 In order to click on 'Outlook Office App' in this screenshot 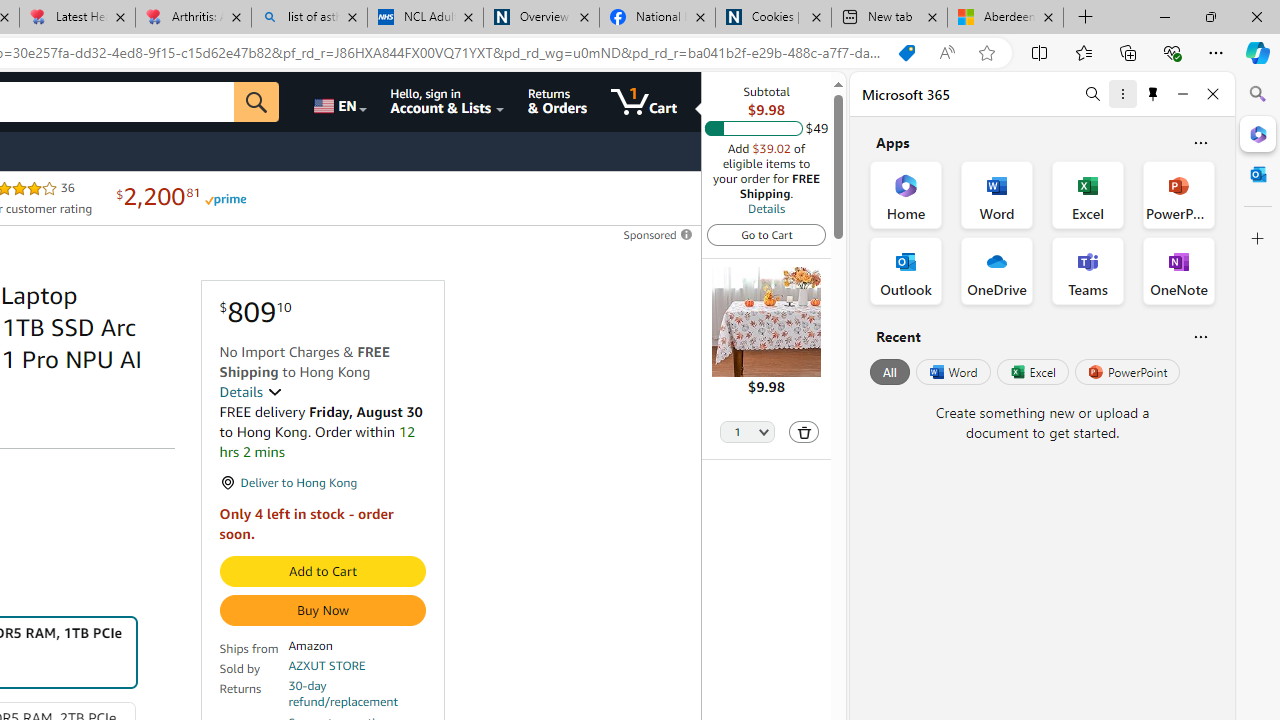, I will do `click(905, 271)`.